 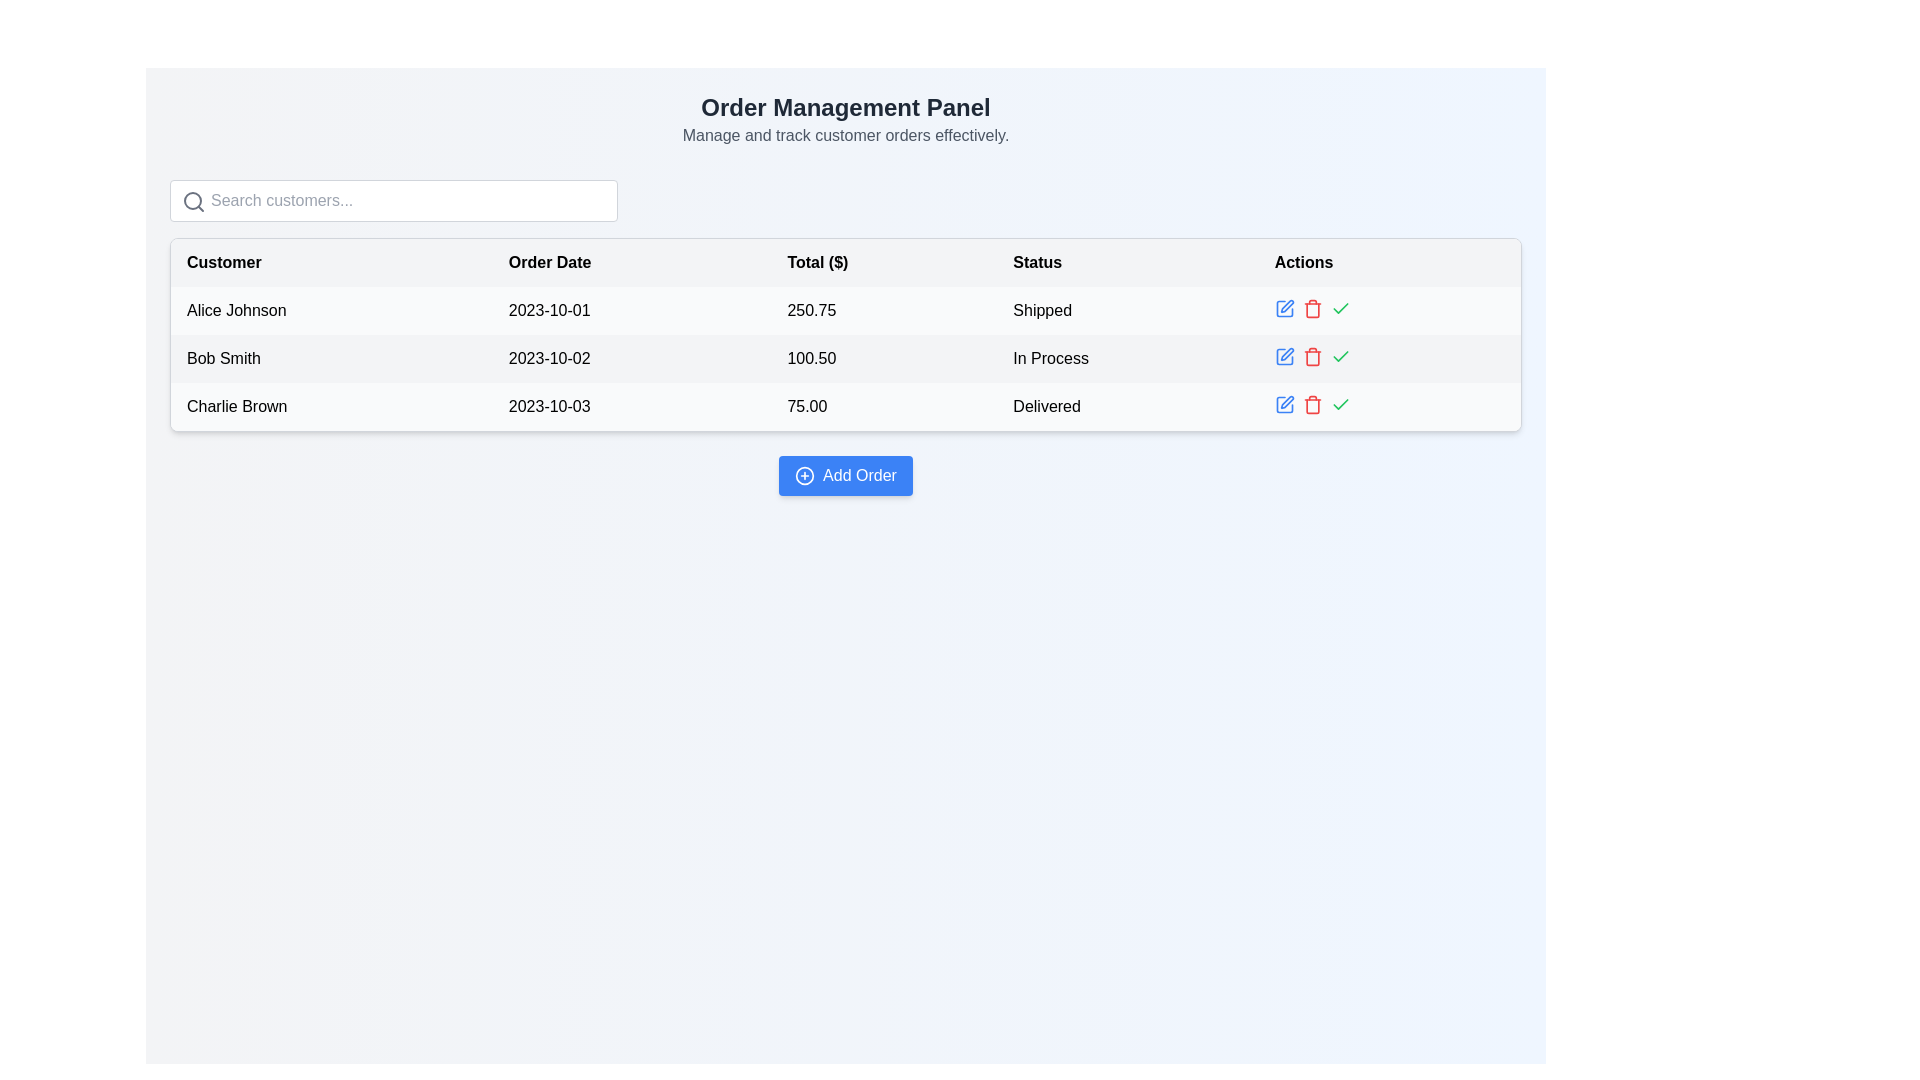 What do you see at coordinates (845, 108) in the screenshot?
I see `the headline text element related to order management, which is positioned at the top center of the interface` at bounding box center [845, 108].